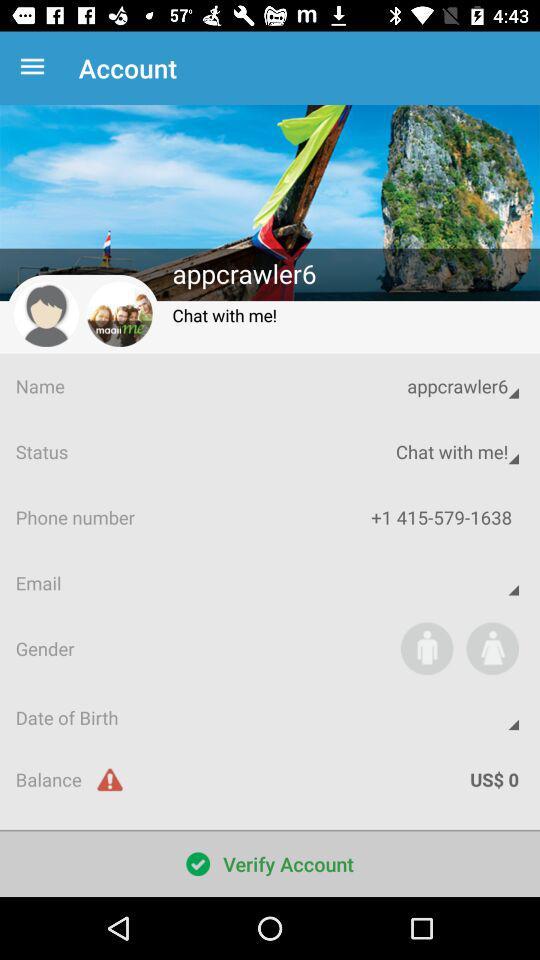  What do you see at coordinates (426, 647) in the screenshot?
I see `icon below the email item` at bounding box center [426, 647].